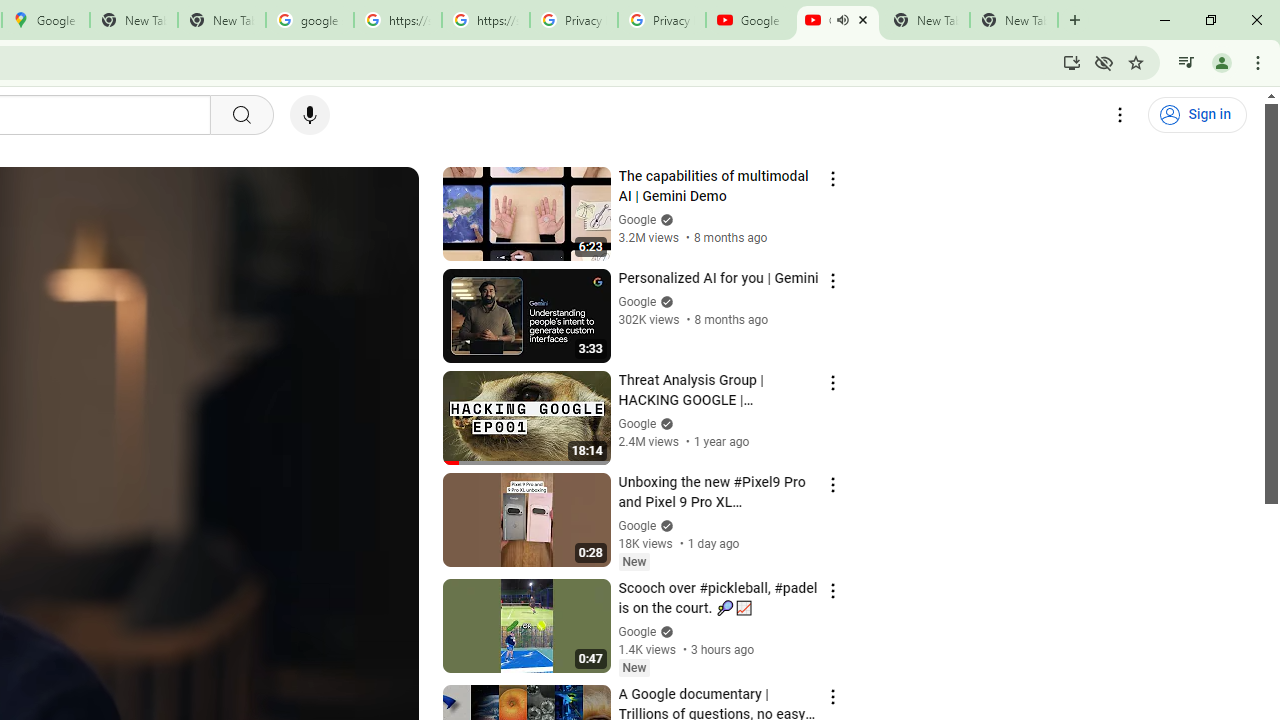 This screenshot has height=720, width=1280. What do you see at coordinates (1071, 61) in the screenshot?
I see `'Install YouTube'` at bounding box center [1071, 61].